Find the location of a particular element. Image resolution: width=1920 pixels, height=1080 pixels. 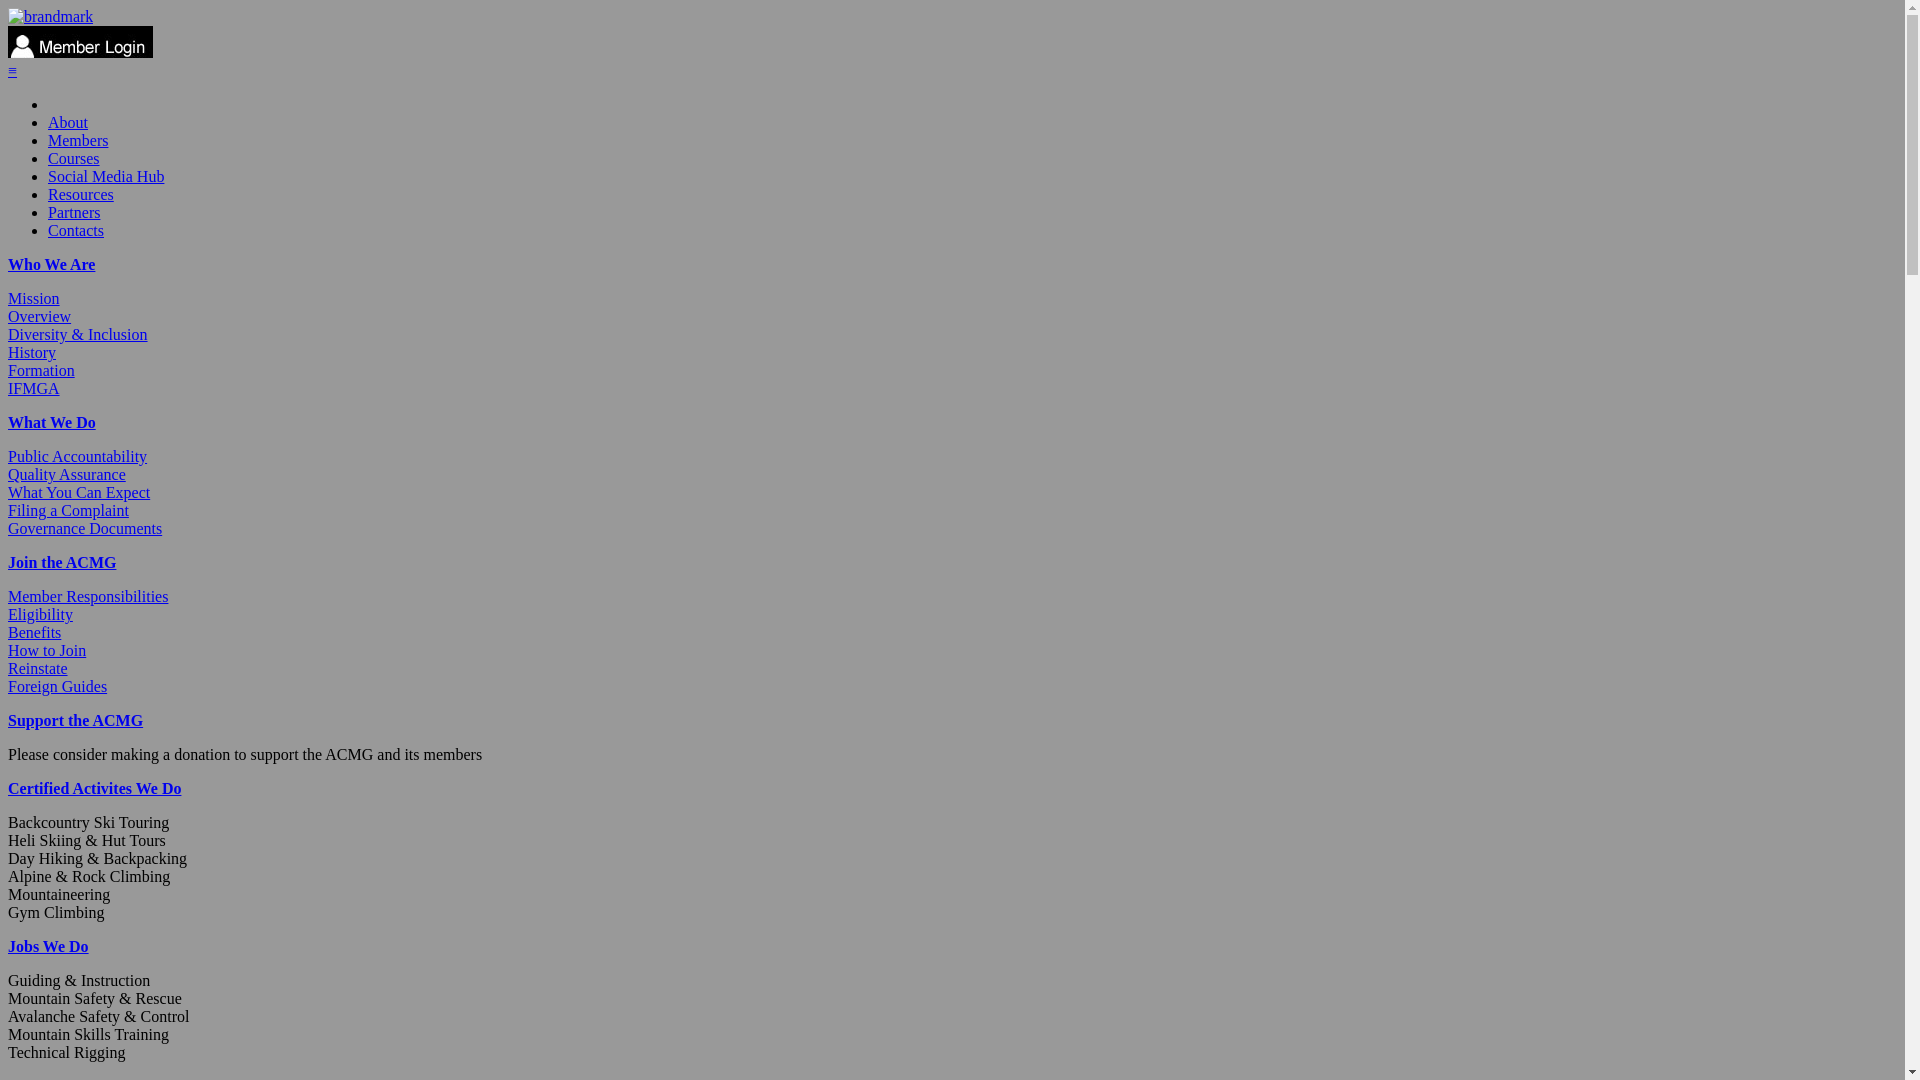

'Benefits' is located at coordinates (34, 632).